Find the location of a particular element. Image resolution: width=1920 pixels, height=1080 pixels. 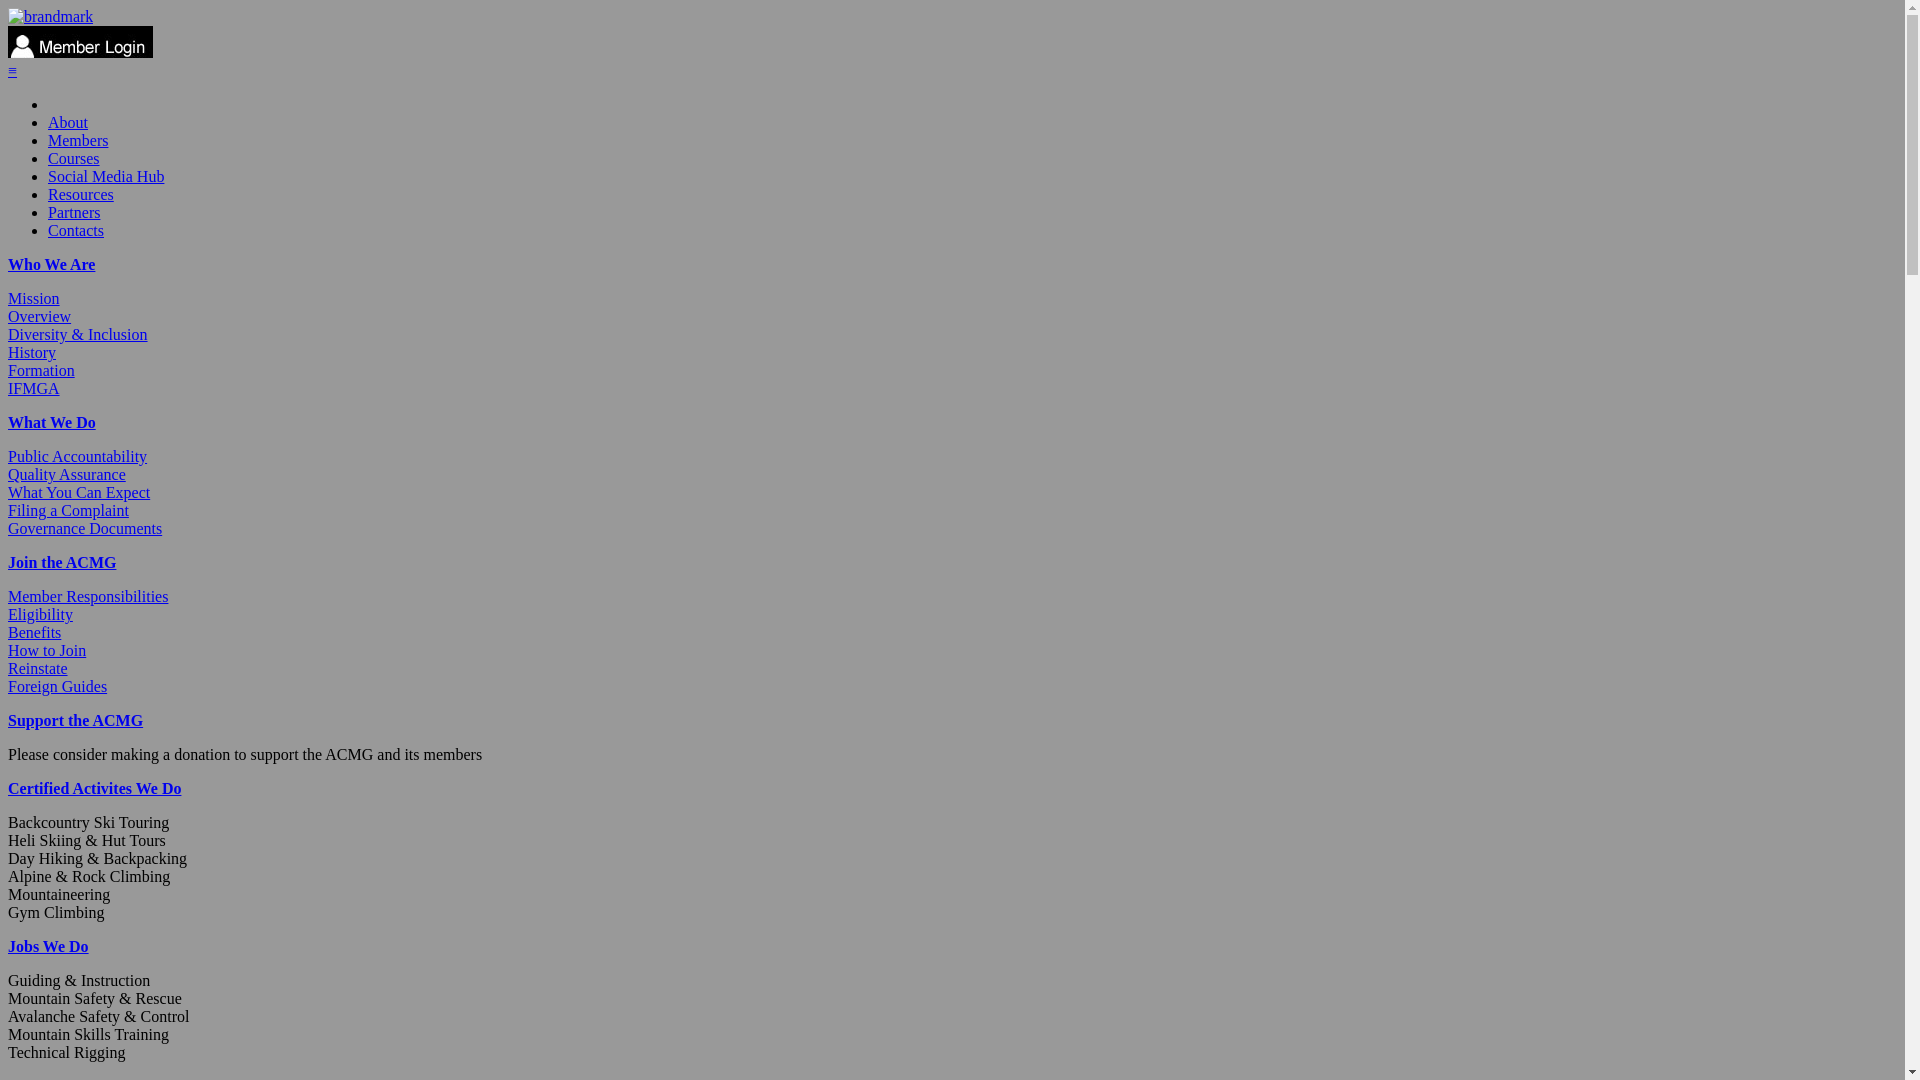

'Benefits' is located at coordinates (34, 632).